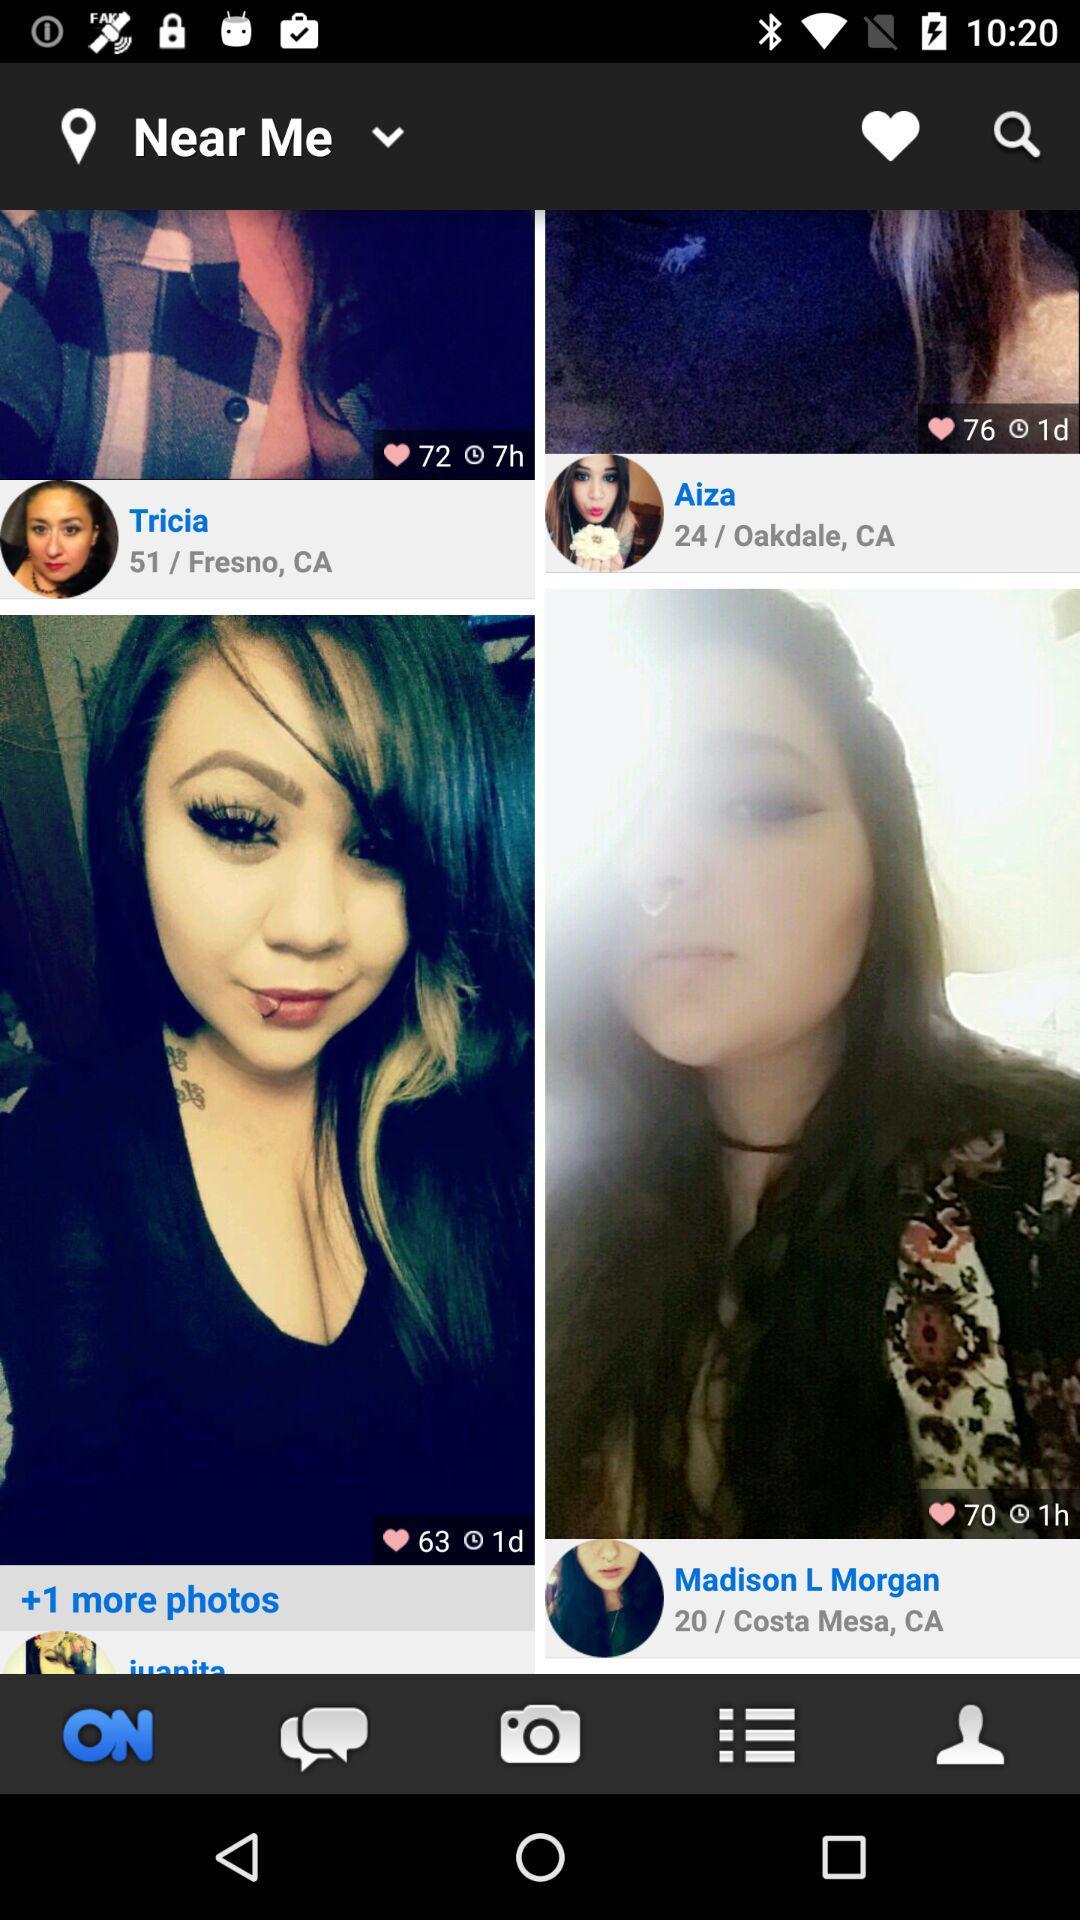  What do you see at coordinates (971, 1733) in the screenshot?
I see `contact` at bounding box center [971, 1733].